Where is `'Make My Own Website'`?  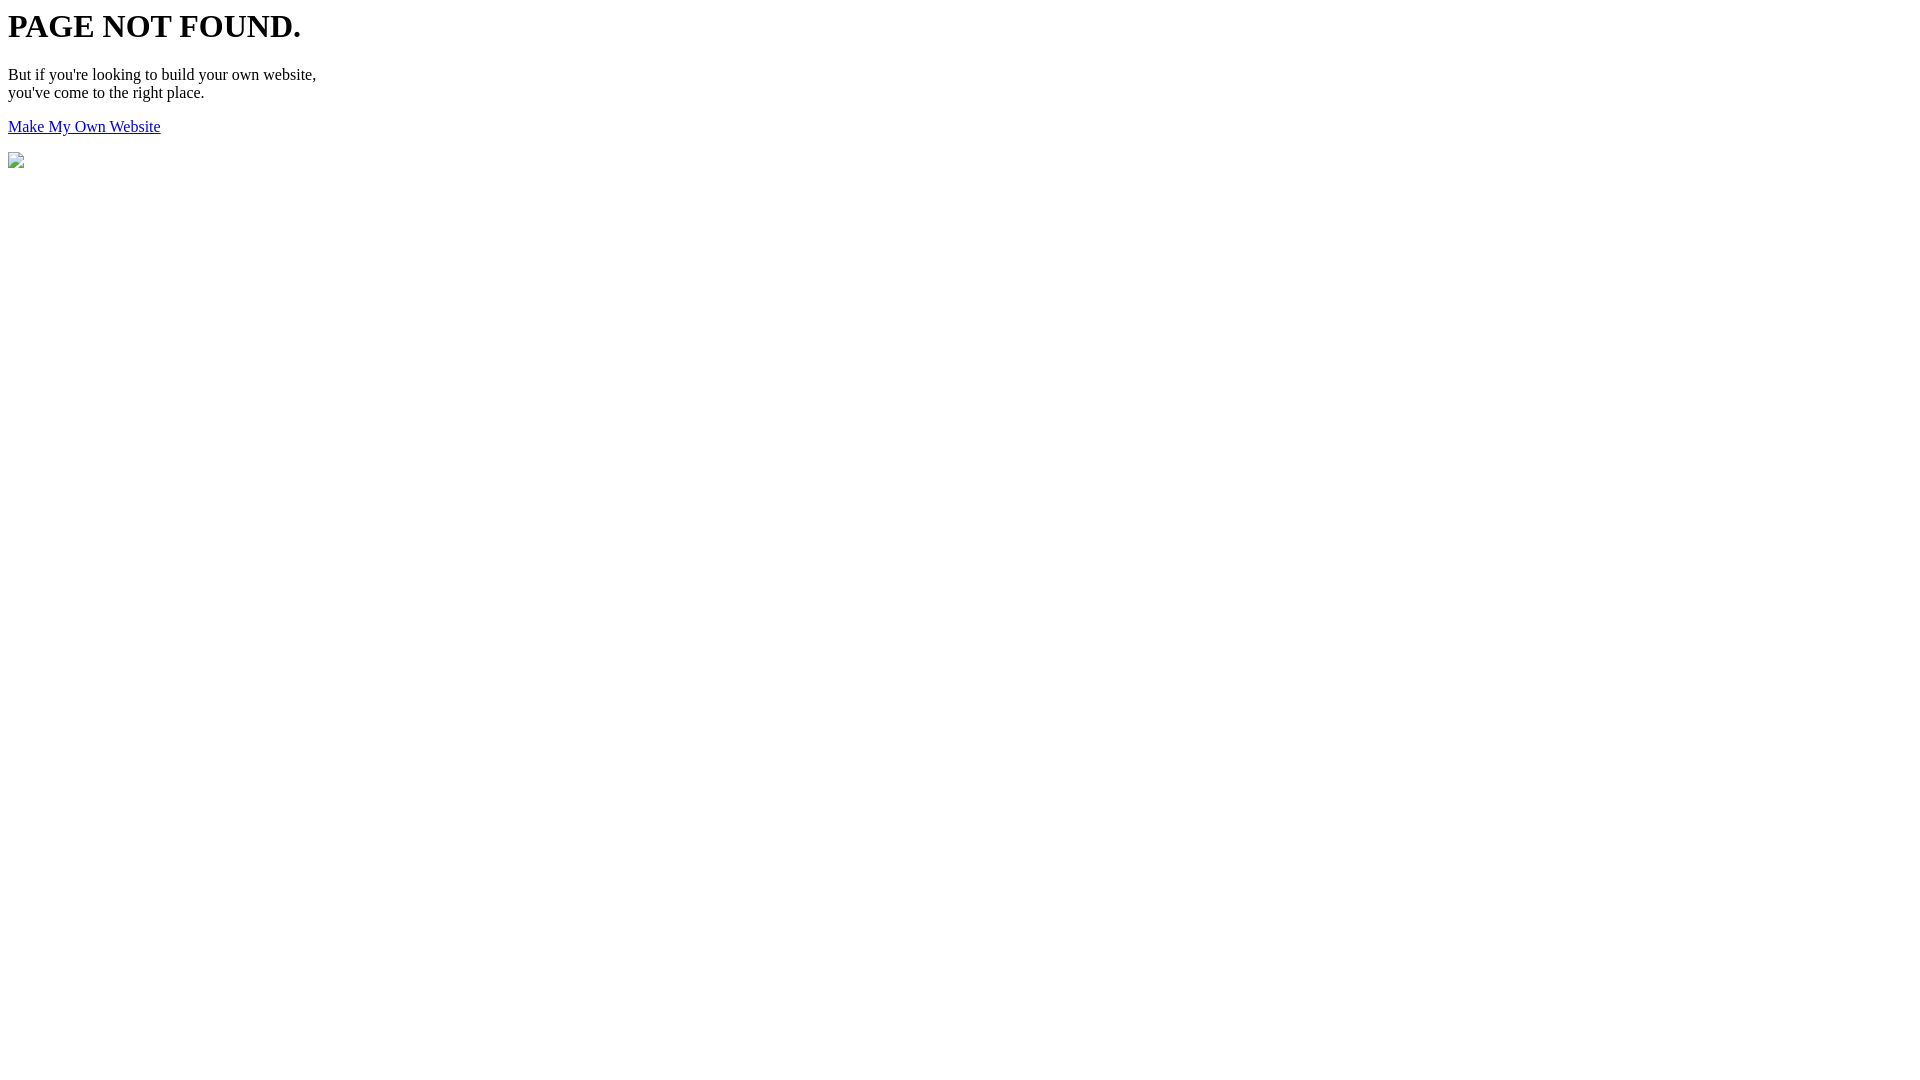
'Make My Own Website' is located at coordinates (83, 126).